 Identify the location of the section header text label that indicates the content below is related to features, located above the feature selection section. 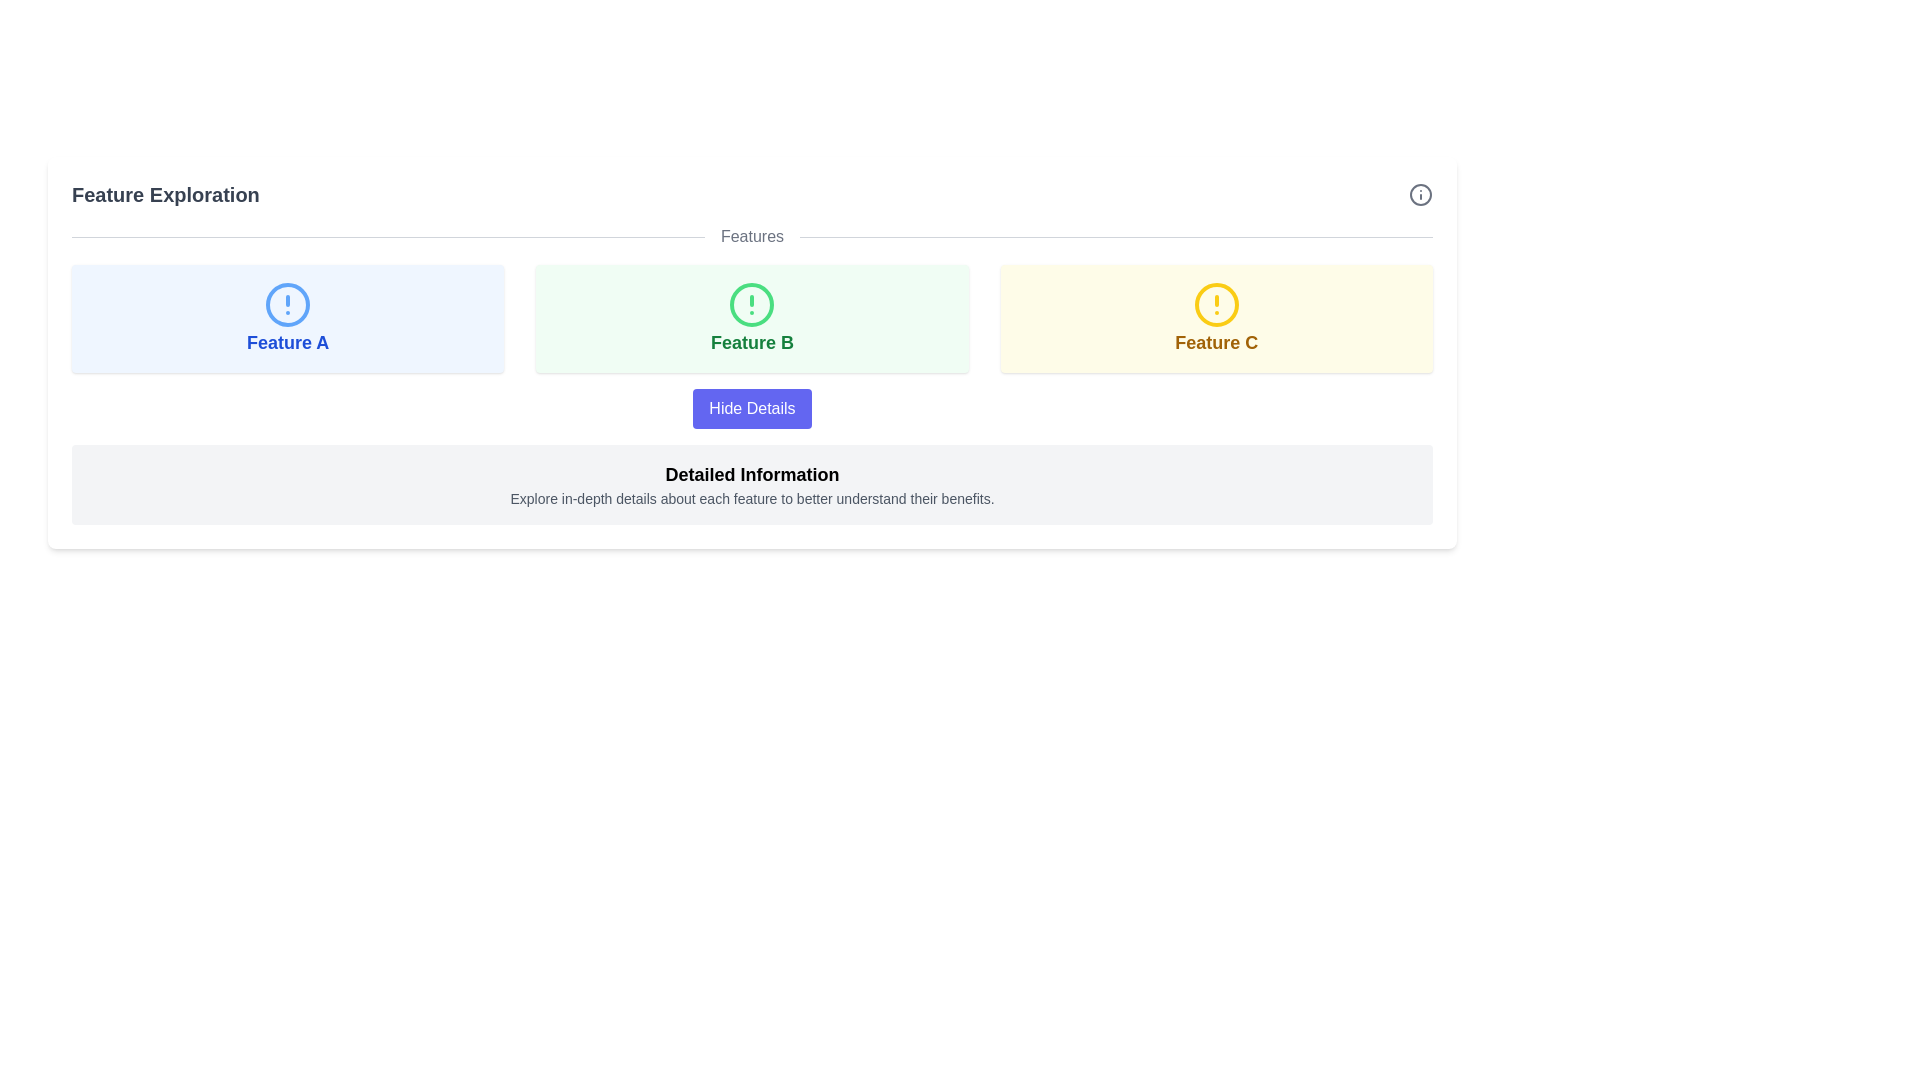
(751, 235).